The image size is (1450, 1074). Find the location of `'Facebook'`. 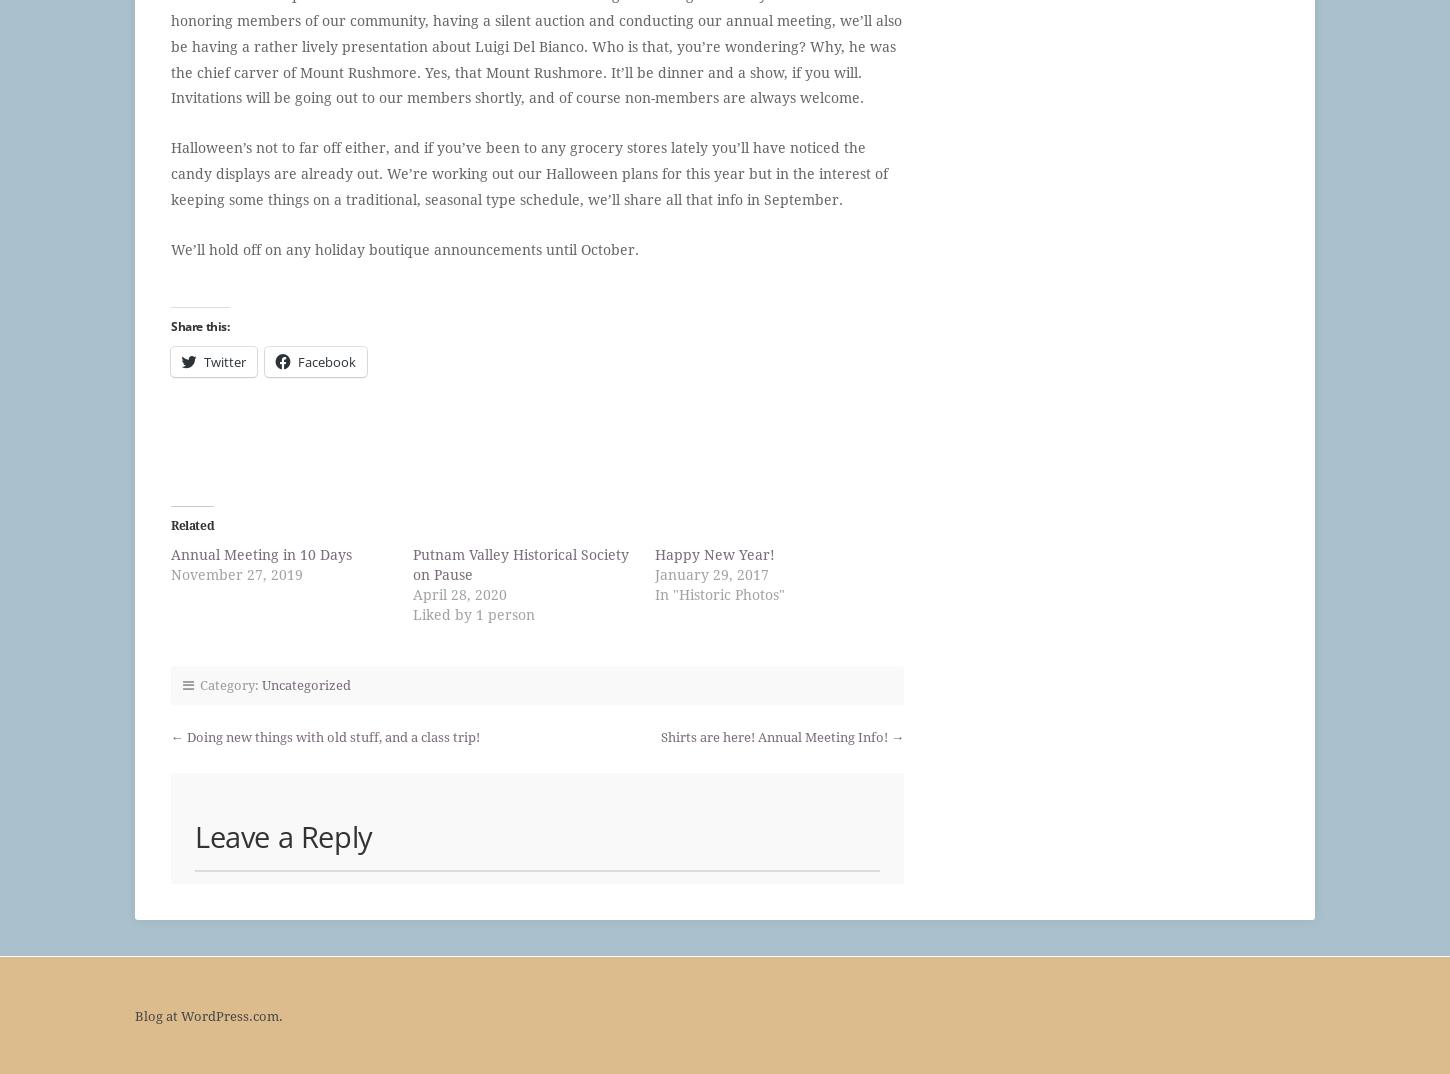

'Facebook' is located at coordinates (326, 359).